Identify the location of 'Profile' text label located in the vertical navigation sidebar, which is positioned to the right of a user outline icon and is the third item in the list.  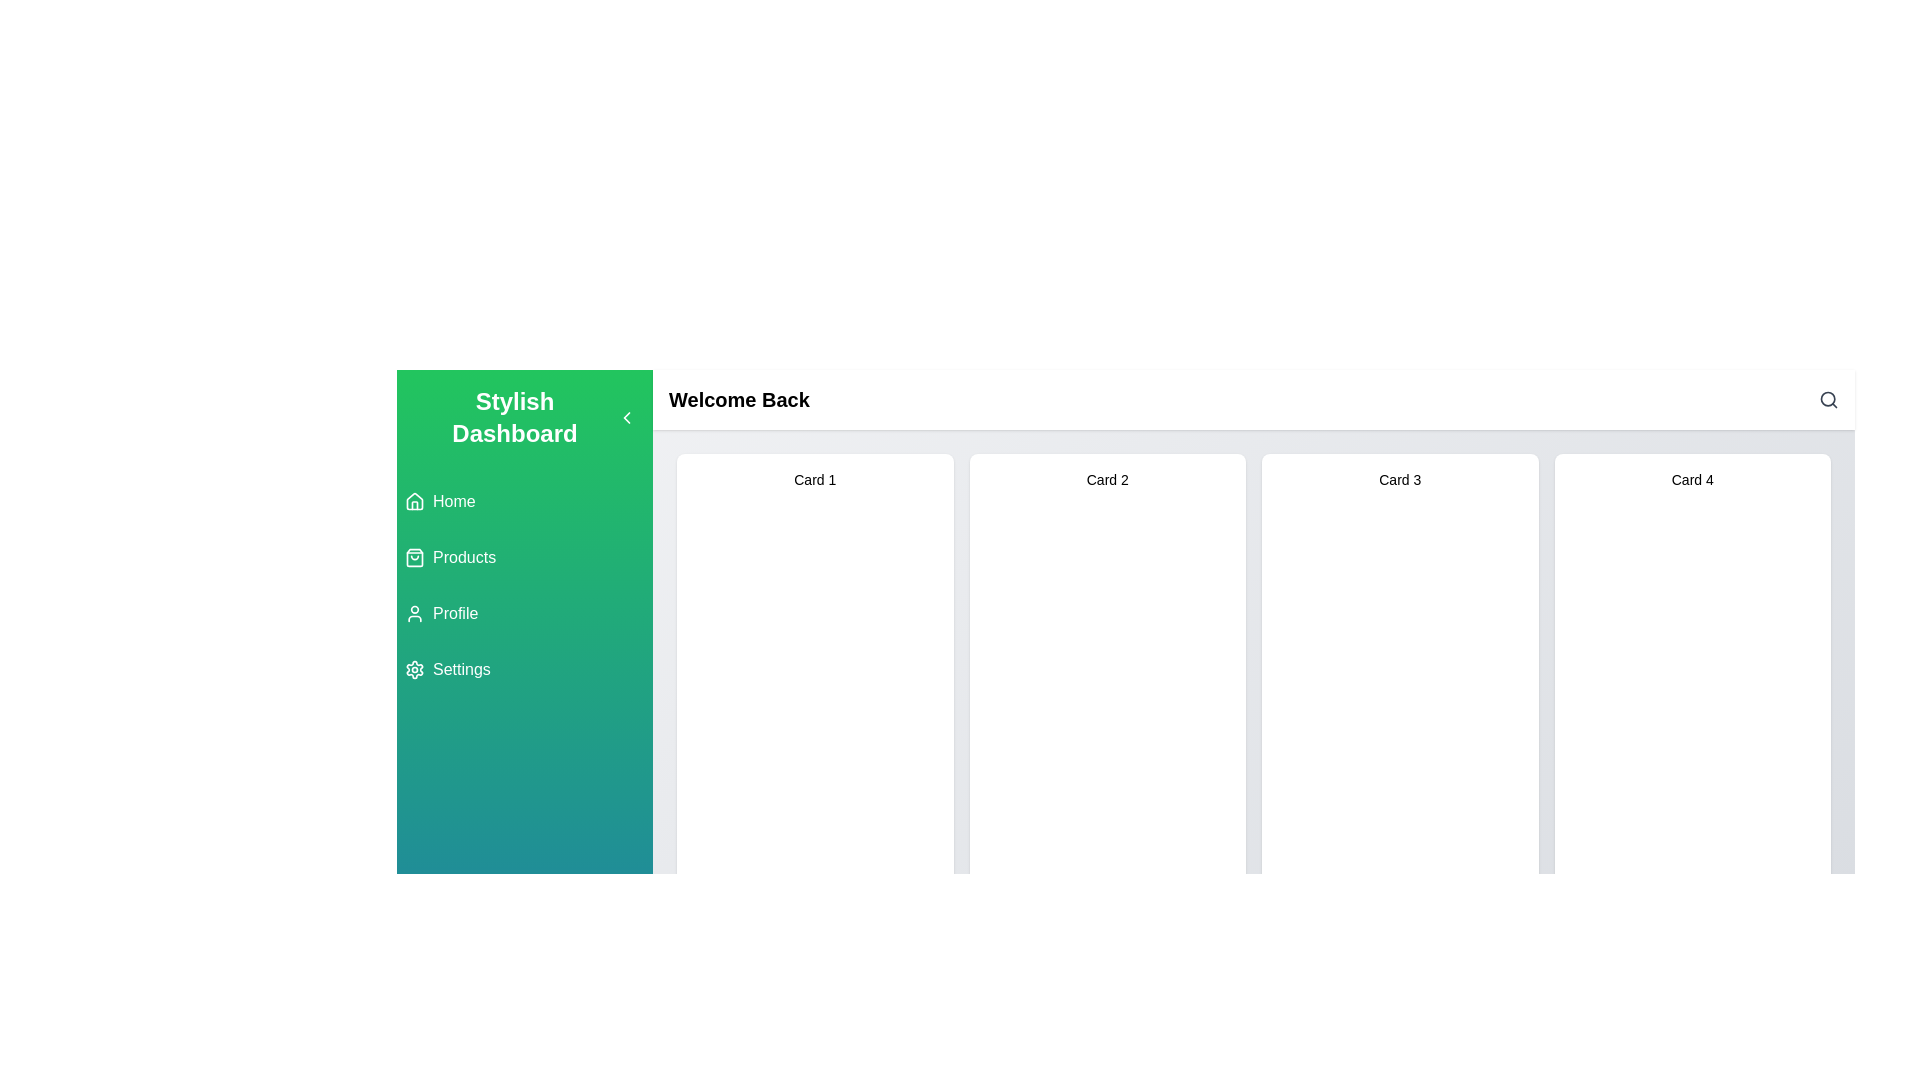
(454, 612).